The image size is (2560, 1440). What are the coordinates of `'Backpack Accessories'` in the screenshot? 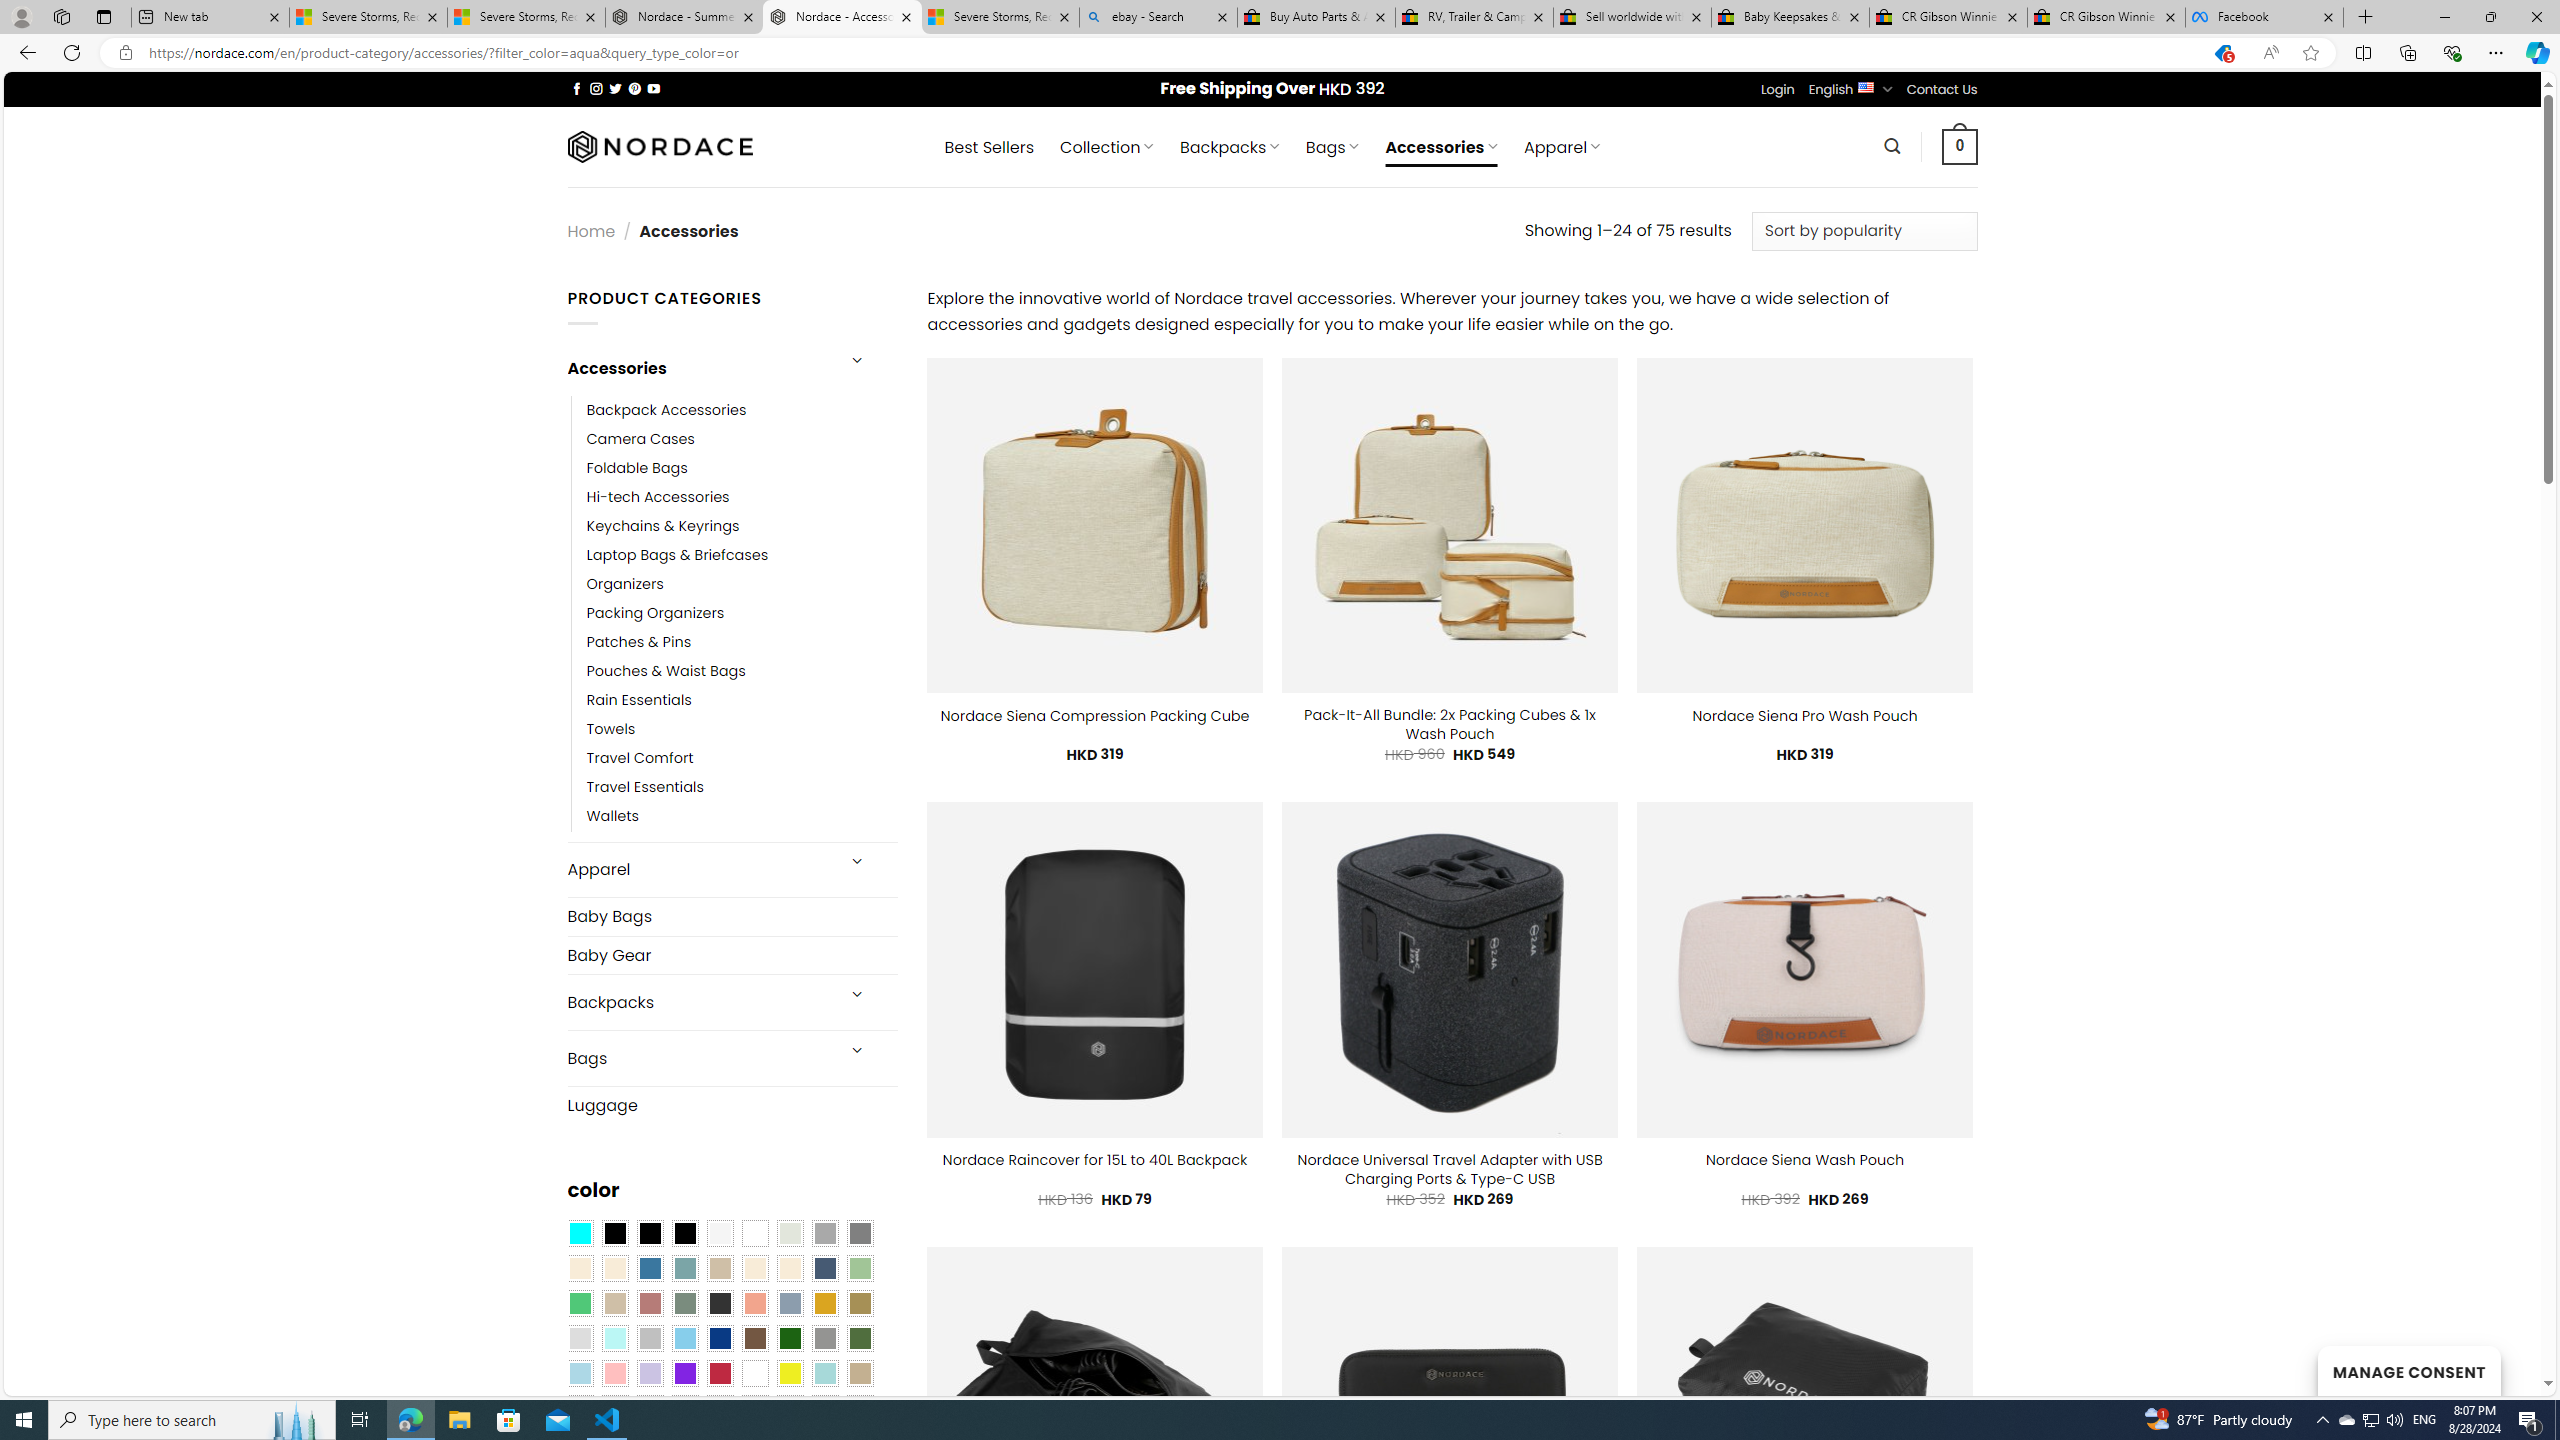 It's located at (741, 409).